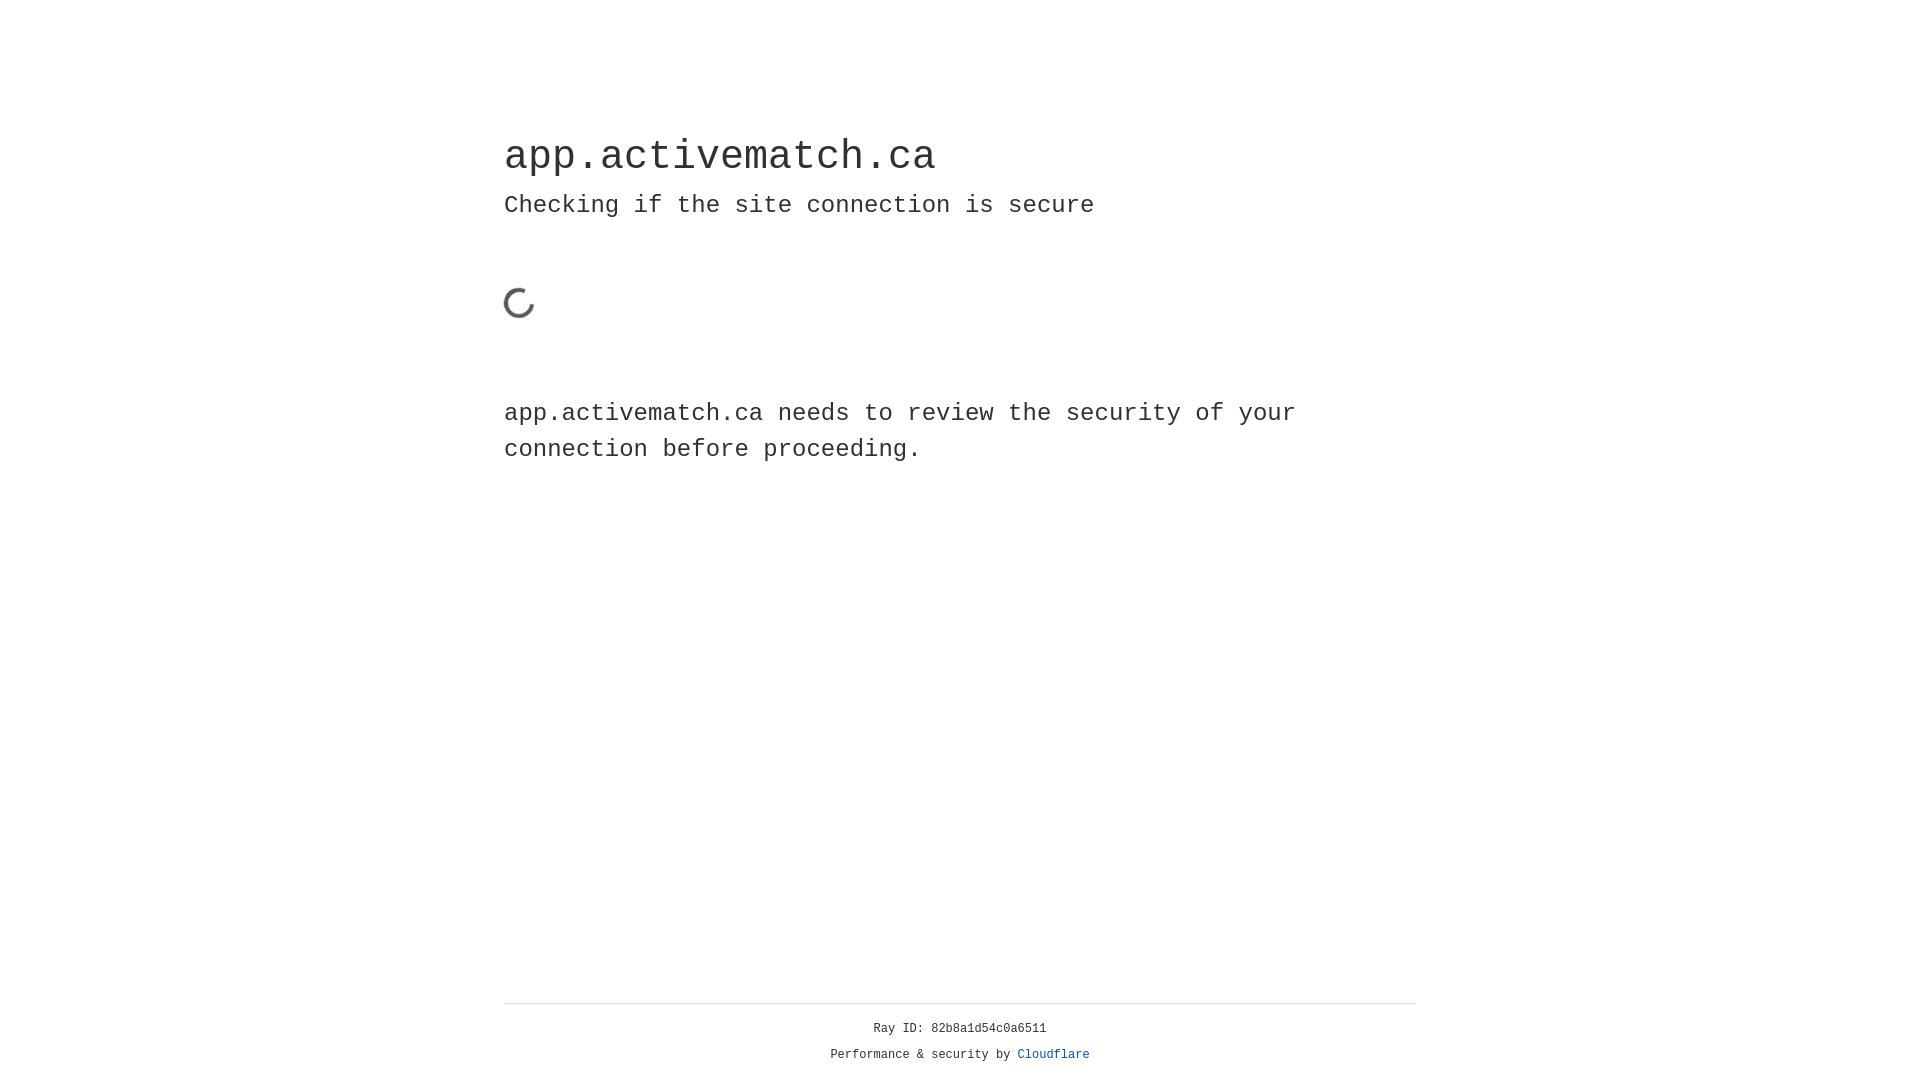  Describe the element at coordinates (1053, 1054) in the screenshot. I see `'Cloudflare'` at that location.